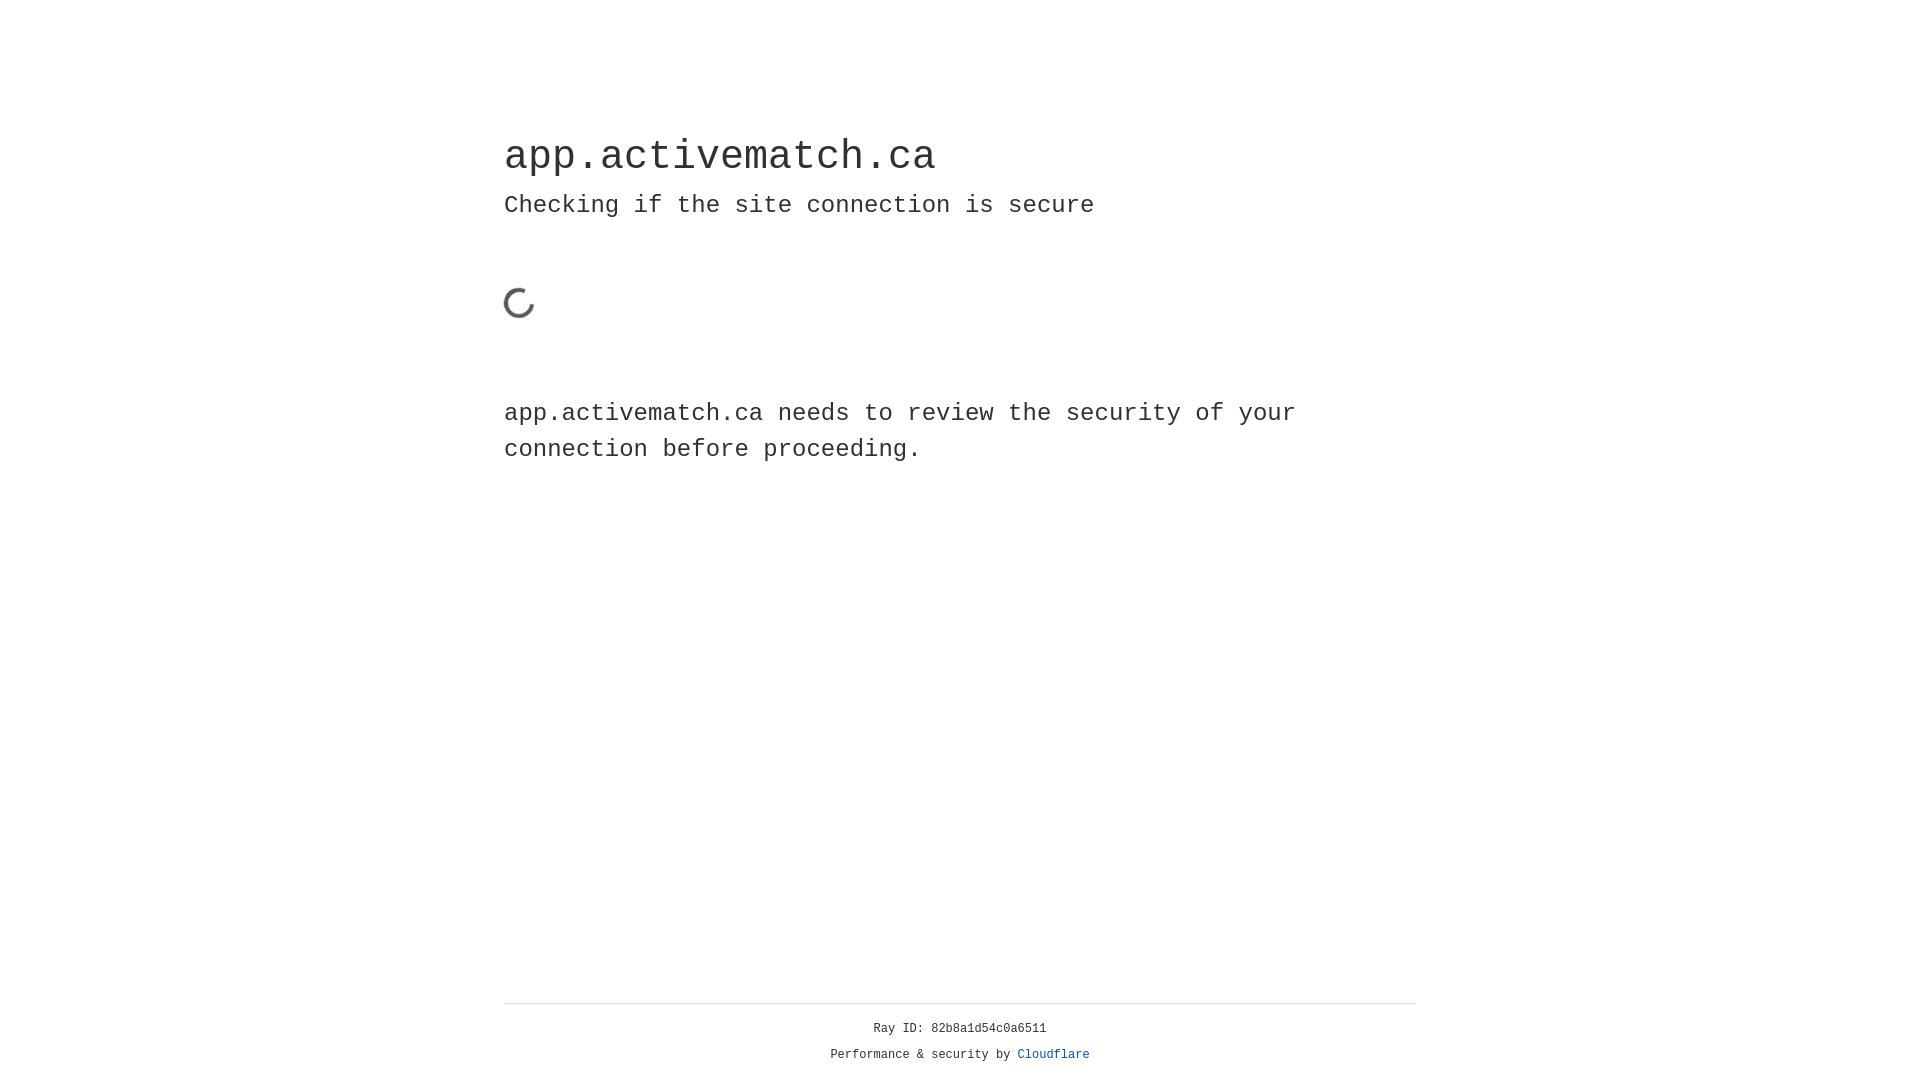  Describe the element at coordinates (1053, 1054) in the screenshot. I see `'Cloudflare'` at that location.